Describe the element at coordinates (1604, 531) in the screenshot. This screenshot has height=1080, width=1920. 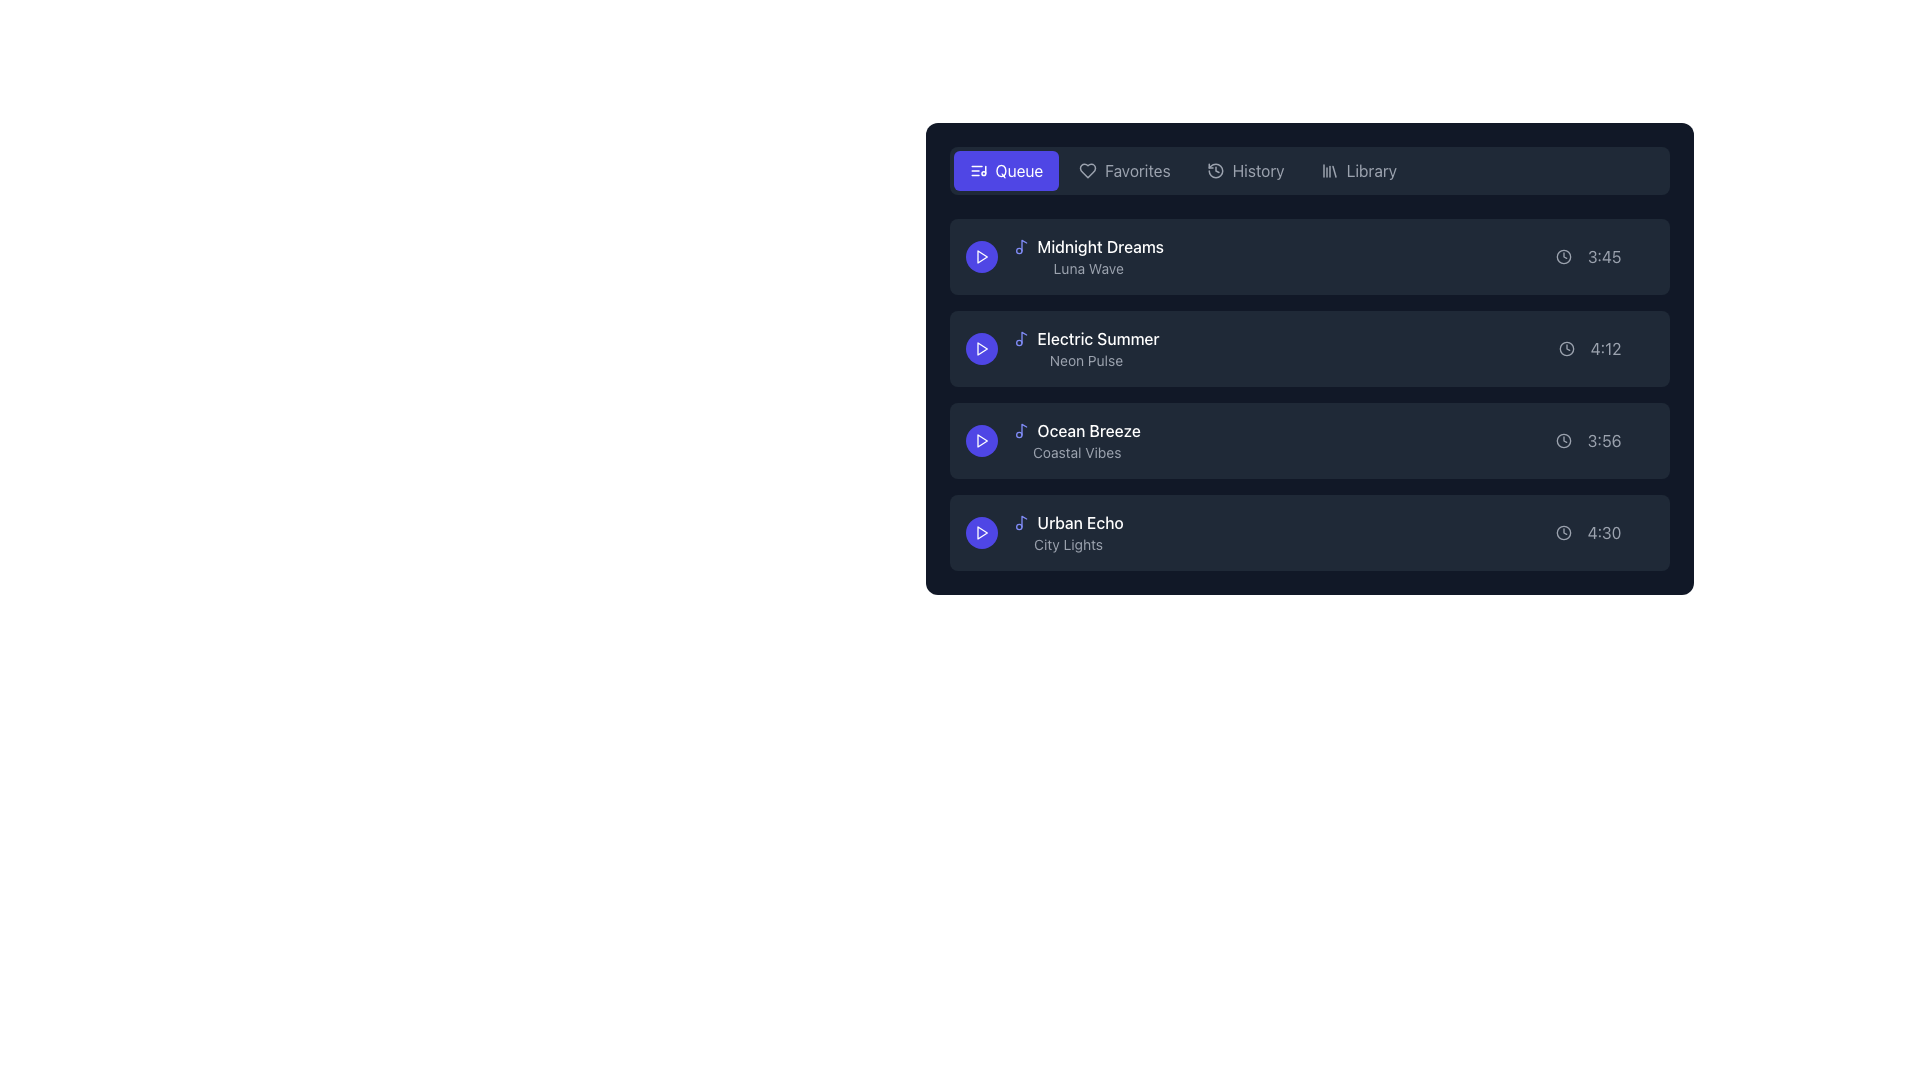
I see `the Static Text with Icon displaying the time value '4:30' next to the clock icon, which is the duration indicator for the audio track 'Urban Echo' located at the rightmost part of the row` at that location.